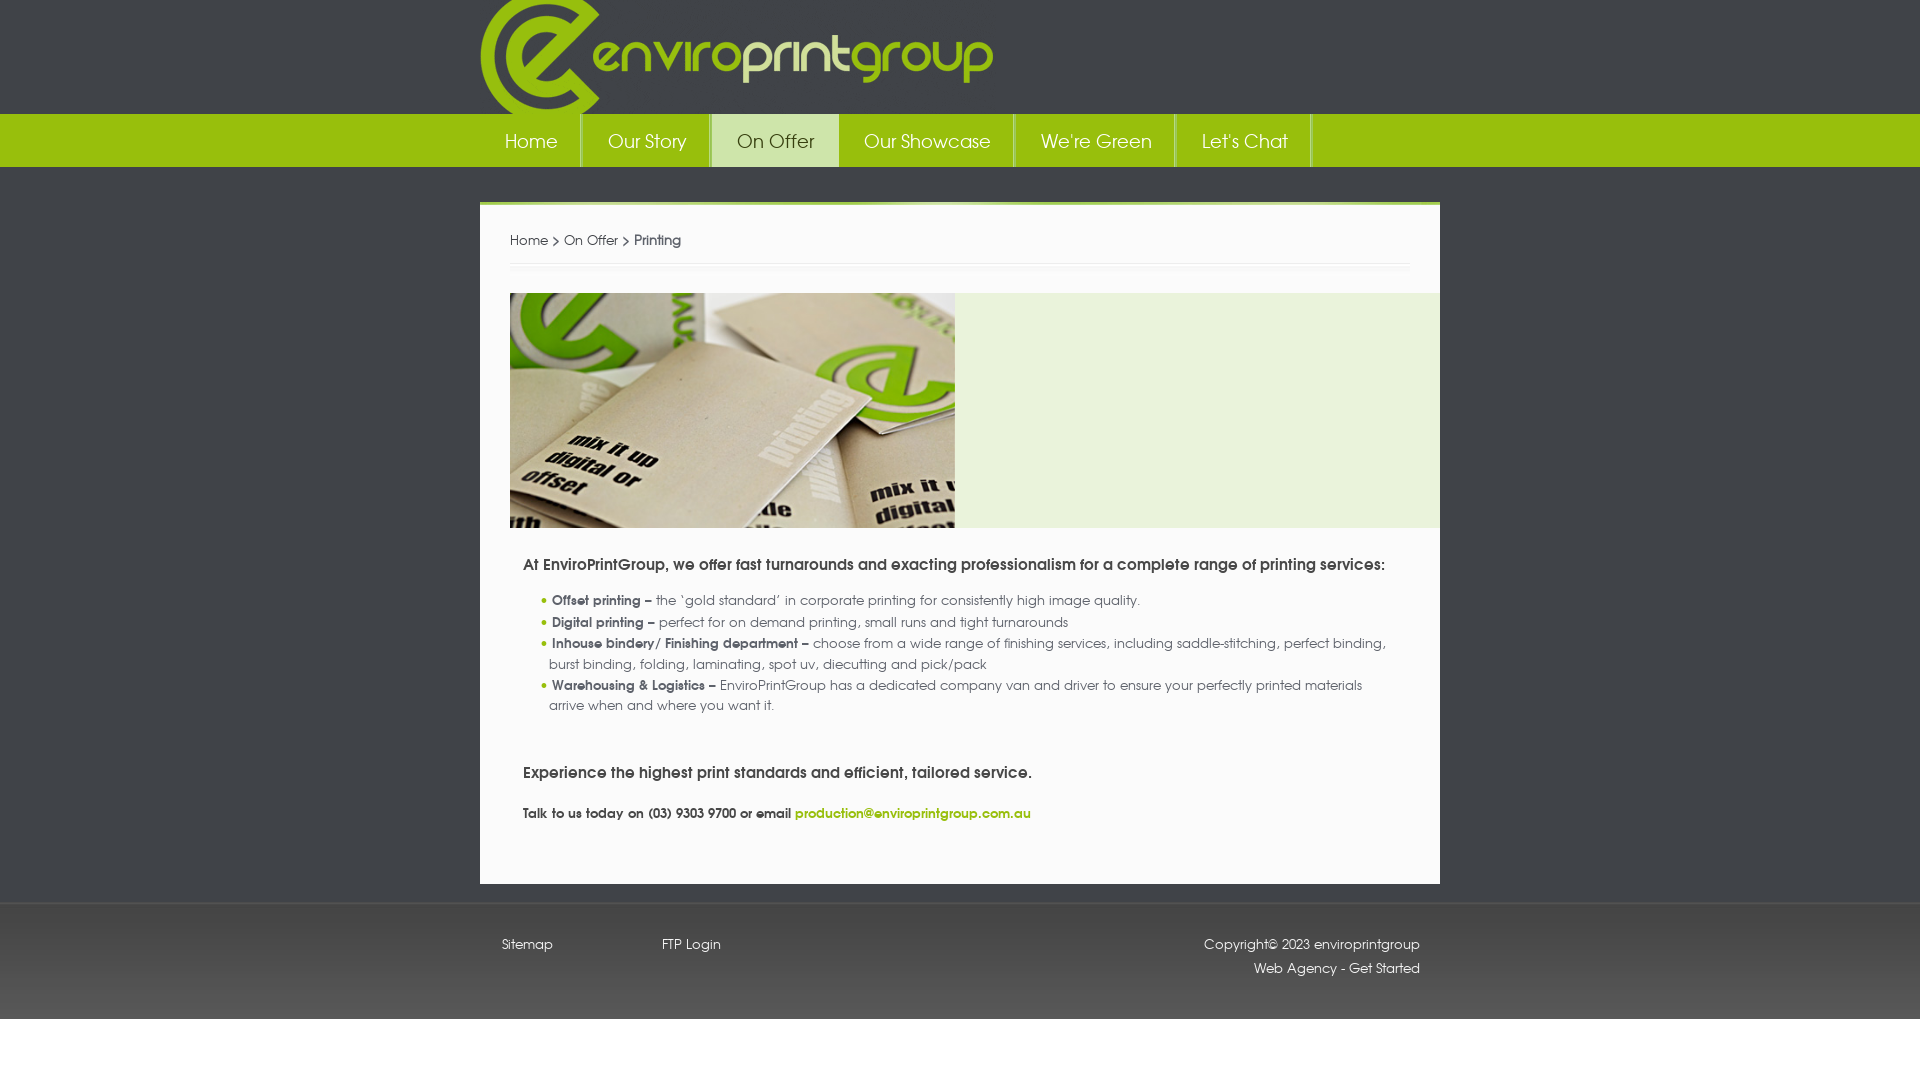  Describe the element at coordinates (581, 139) in the screenshot. I see `'Our Story'` at that location.